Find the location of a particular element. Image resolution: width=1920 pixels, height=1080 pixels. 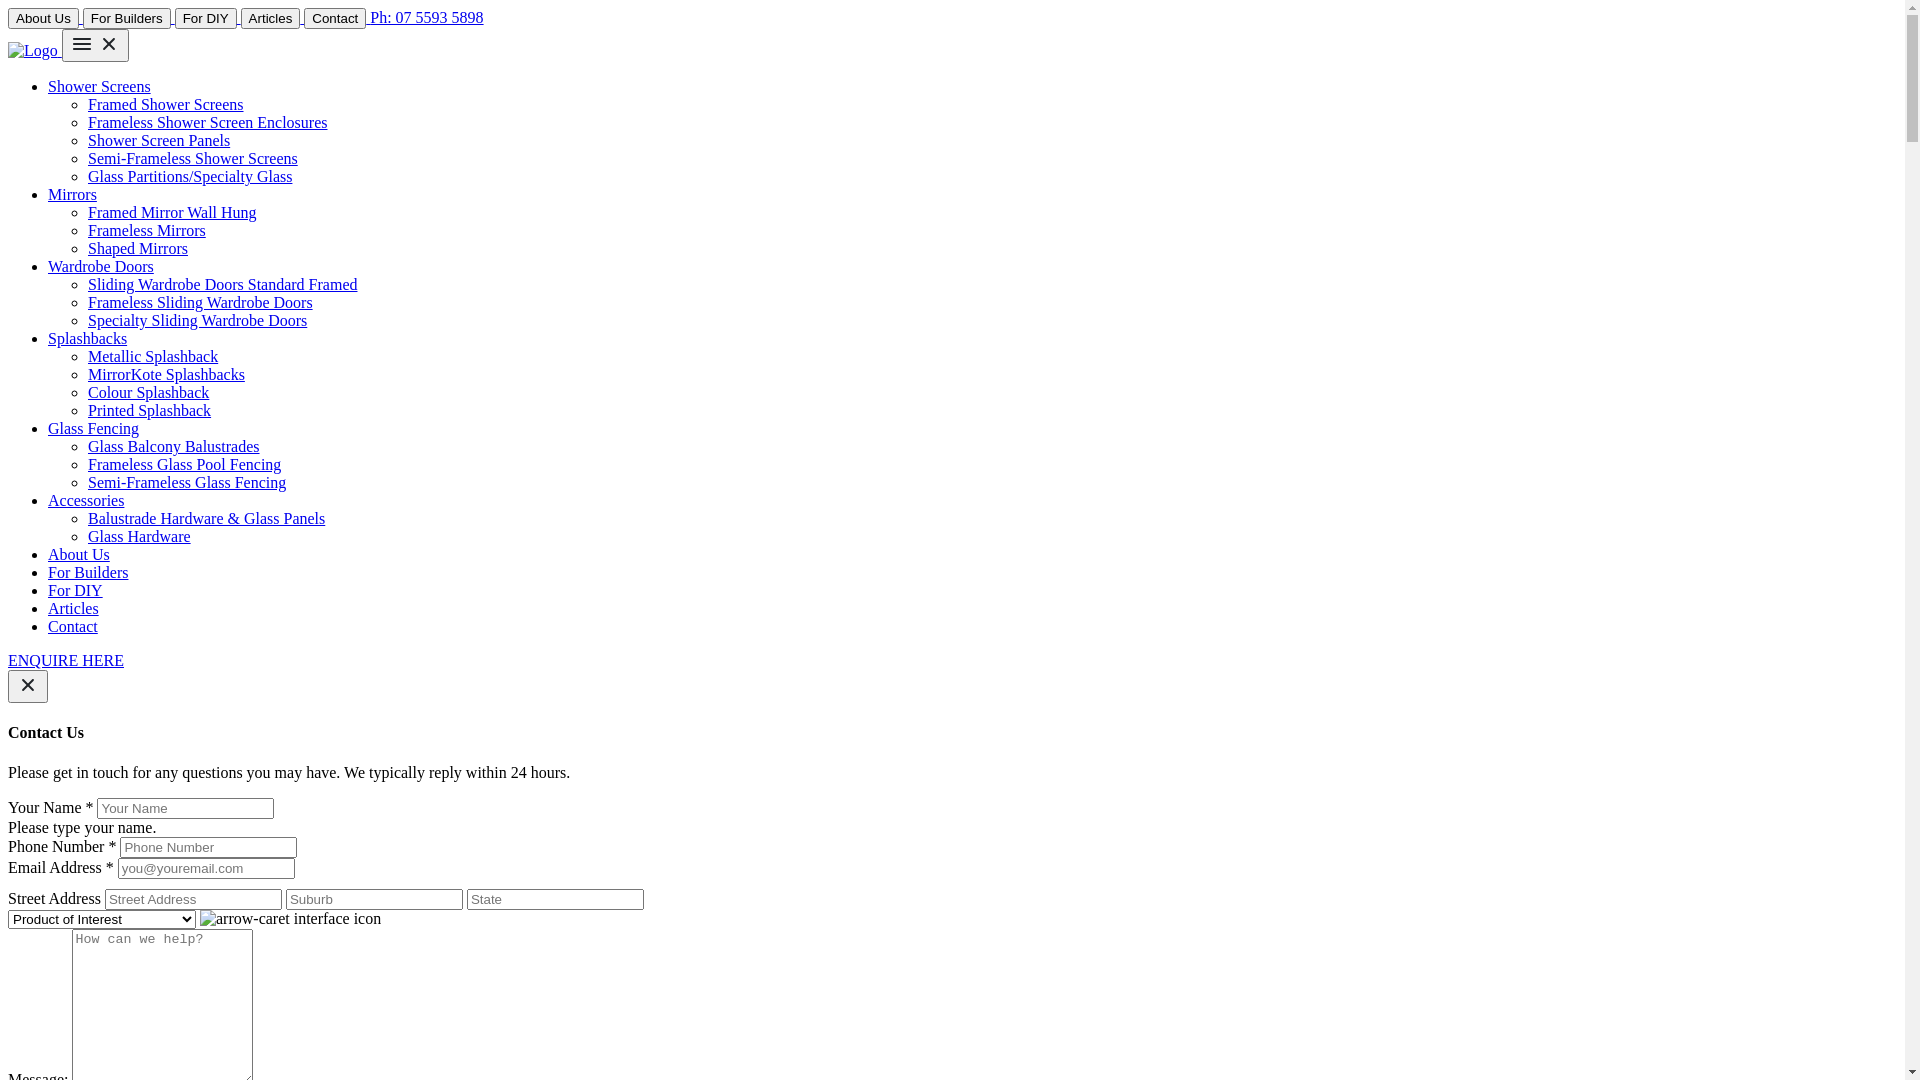

'Splashbacks' is located at coordinates (48, 337).